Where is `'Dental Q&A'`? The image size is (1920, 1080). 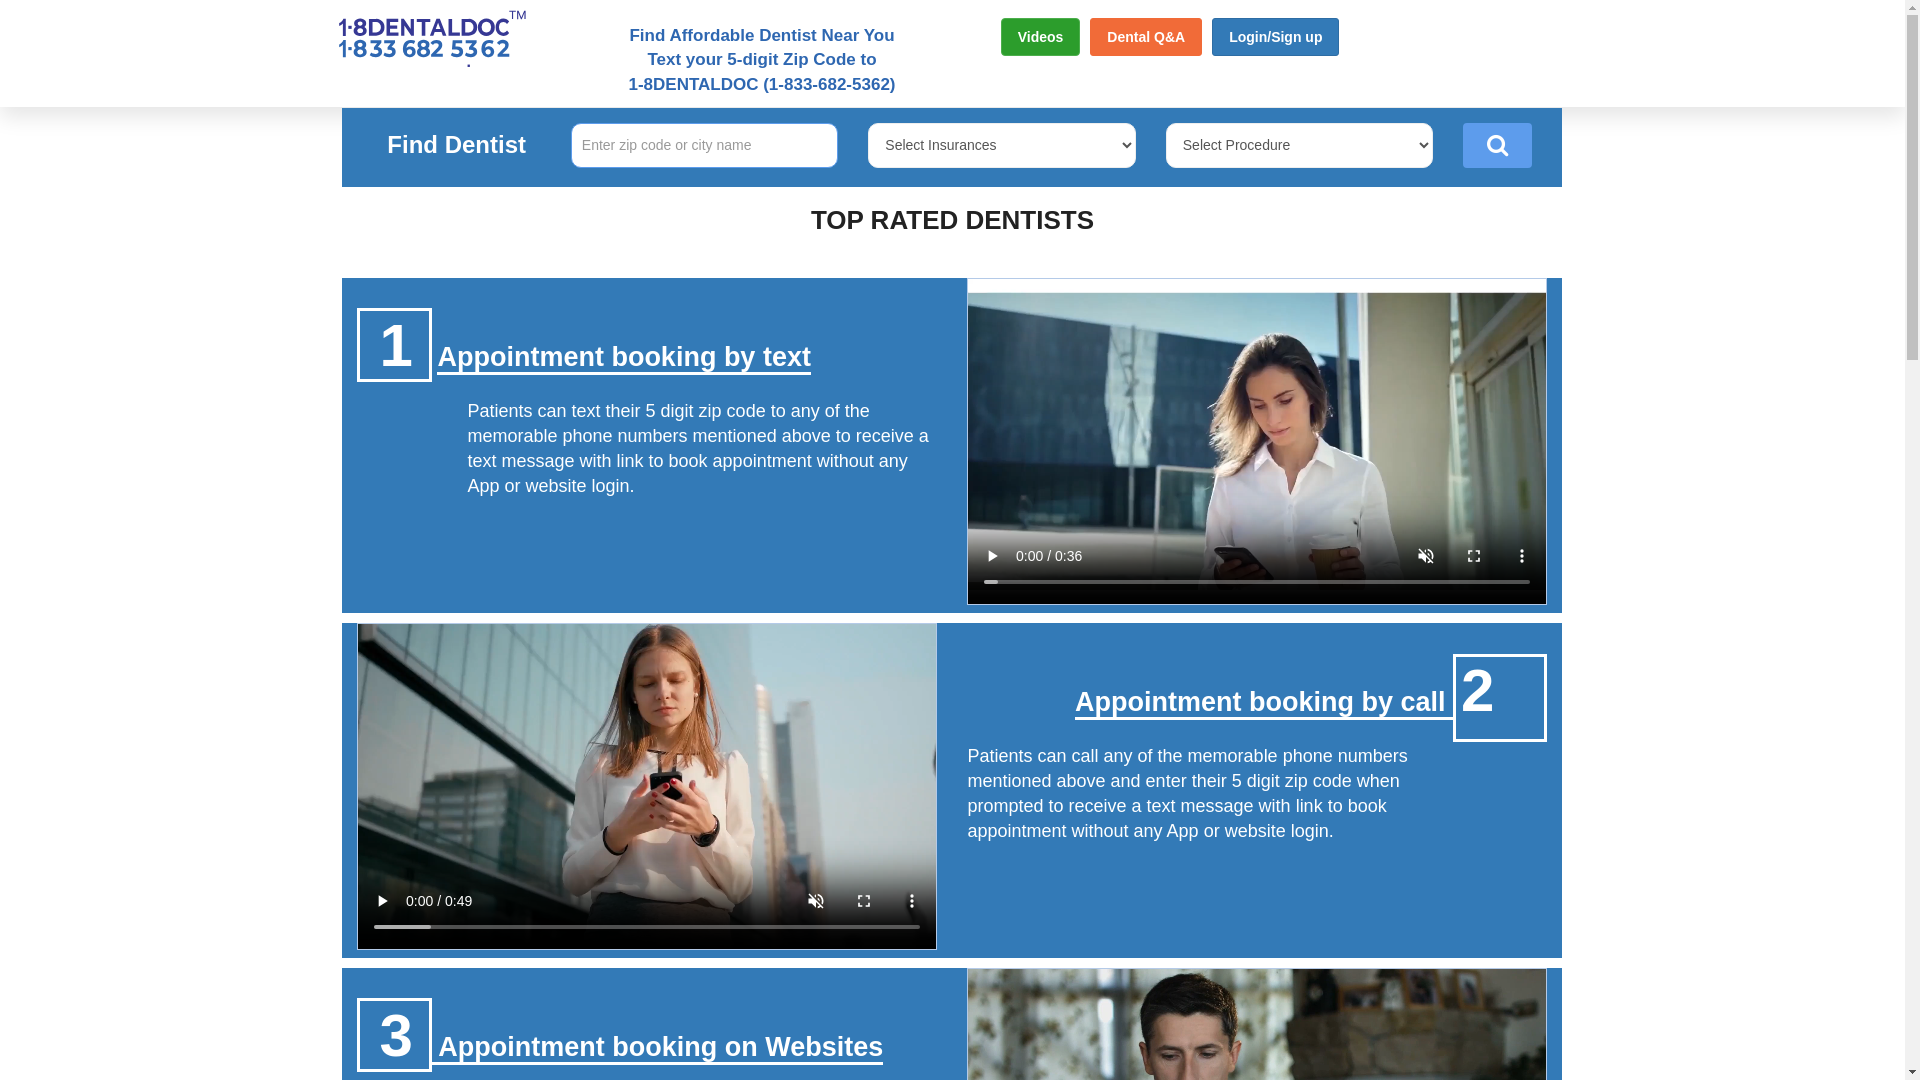 'Dental Q&A' is located at coordinates (1088, 37).